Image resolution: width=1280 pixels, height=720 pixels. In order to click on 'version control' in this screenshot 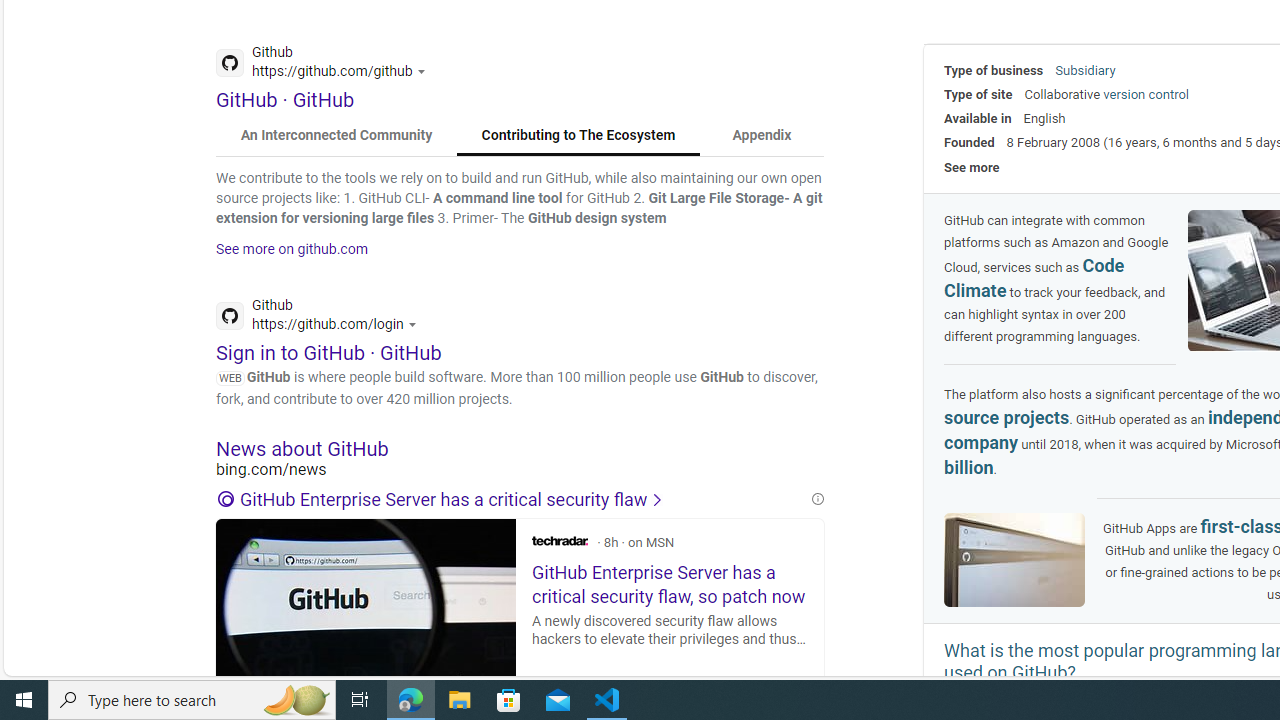, I will do `click(1146, 94)`.